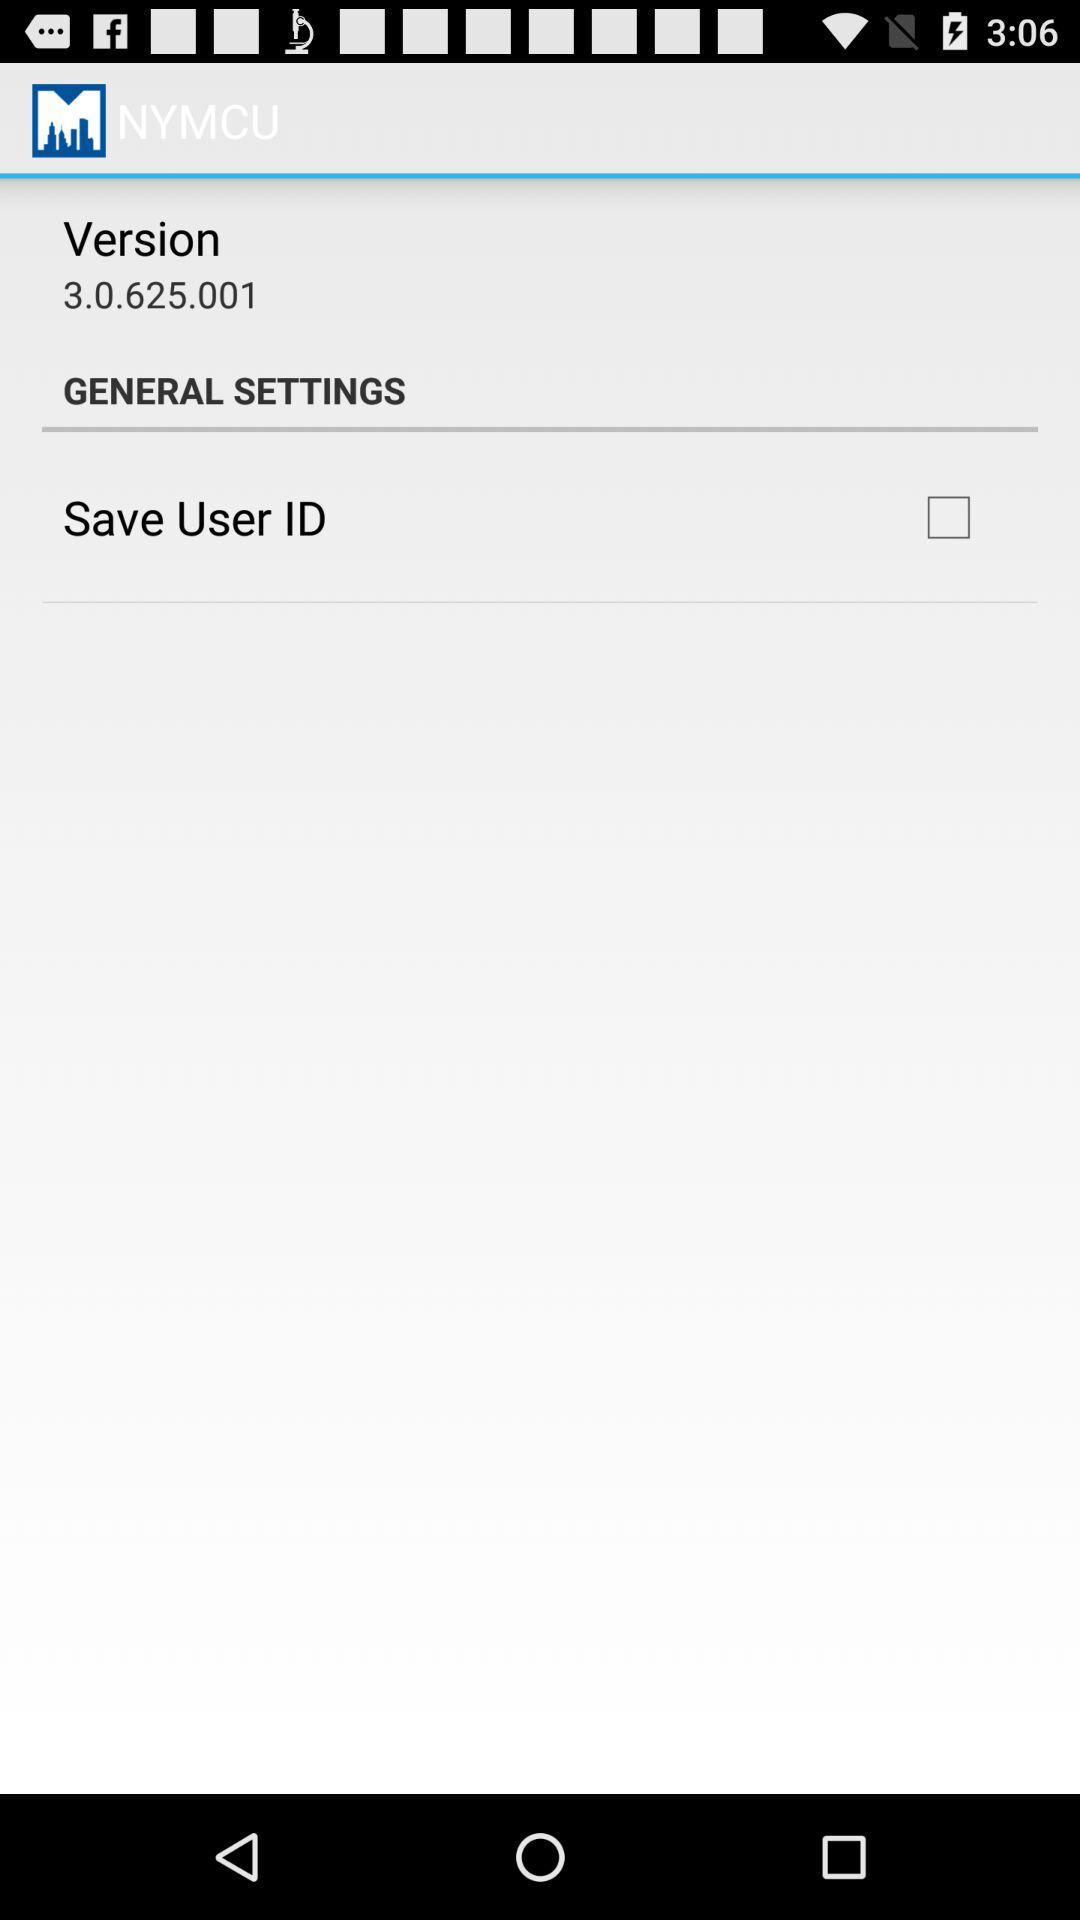 The height and width of the screenshot is (1920, 1080). Describe the element at coordinates (160, 292) in the screenshot. I see `icon above the general settings` at that location.